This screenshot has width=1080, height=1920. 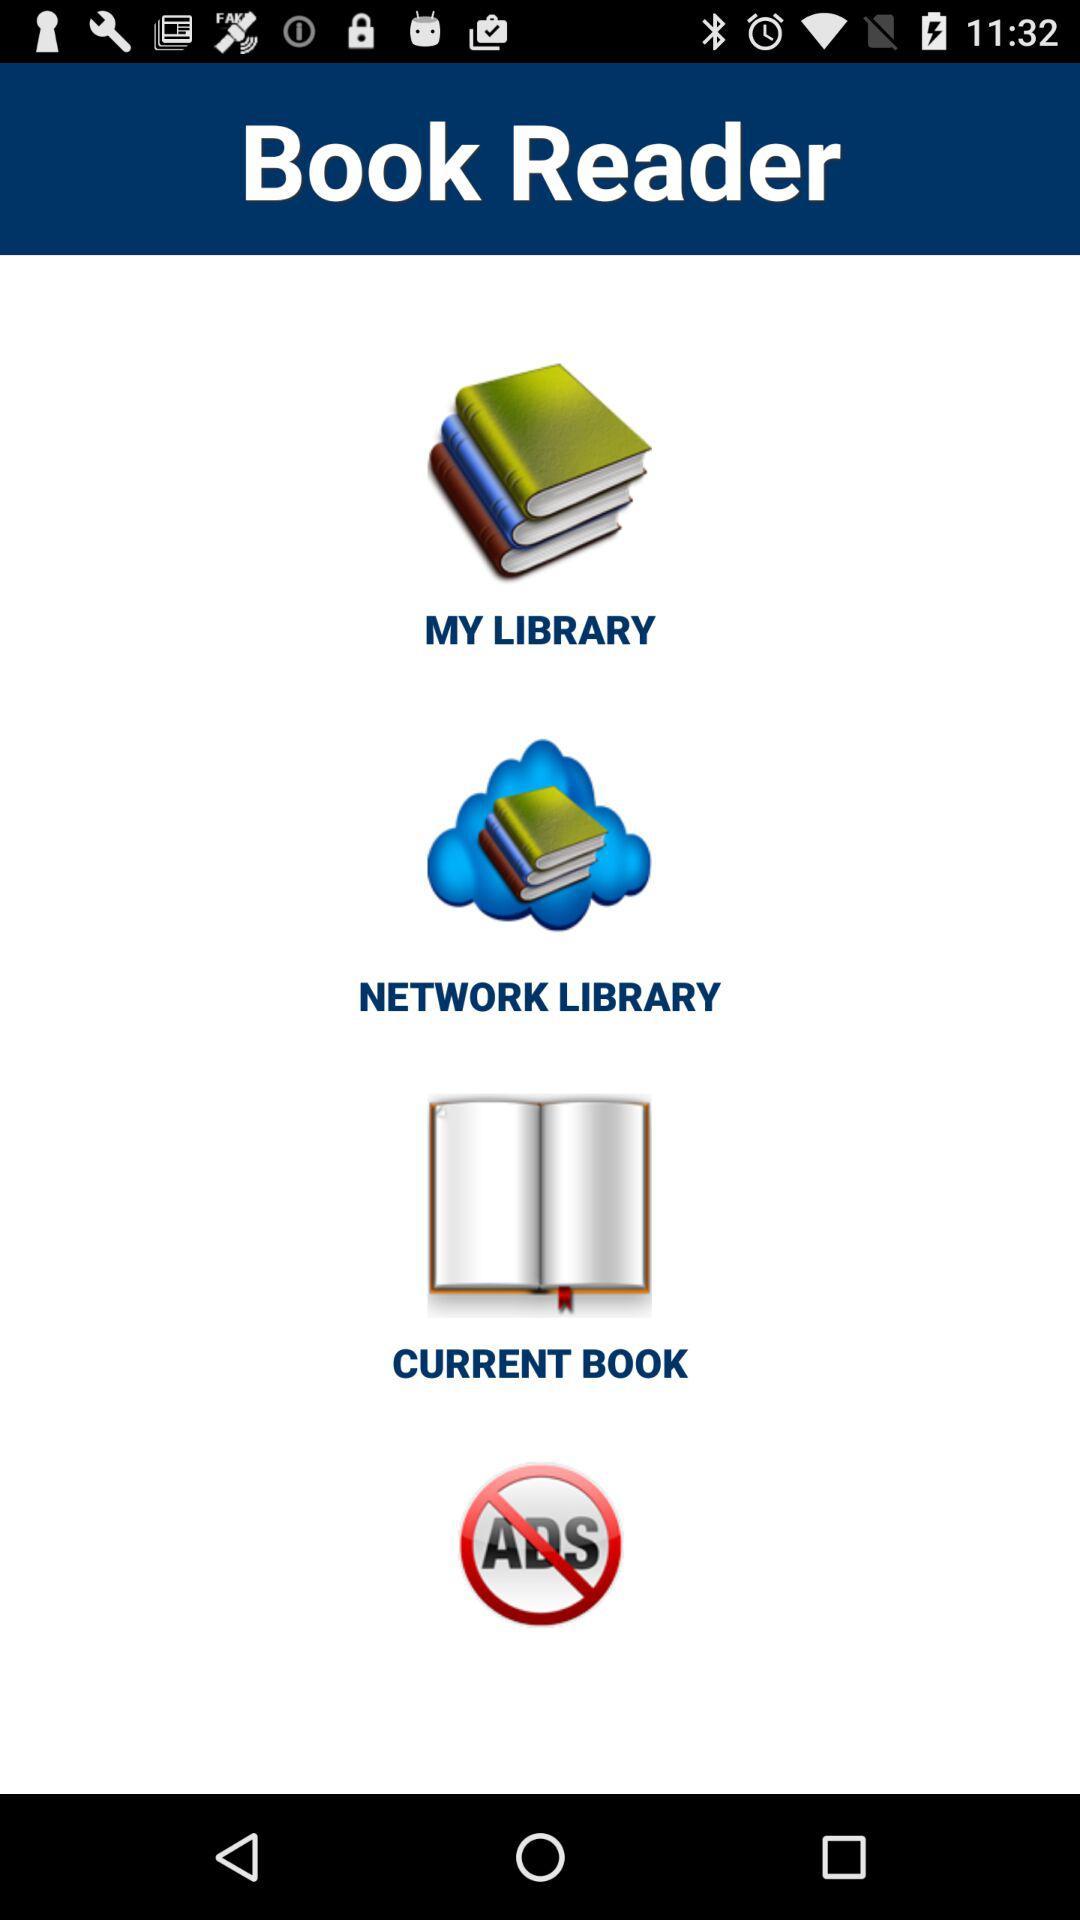 I want to click on button below my library icon, so click(x=538, y=882).